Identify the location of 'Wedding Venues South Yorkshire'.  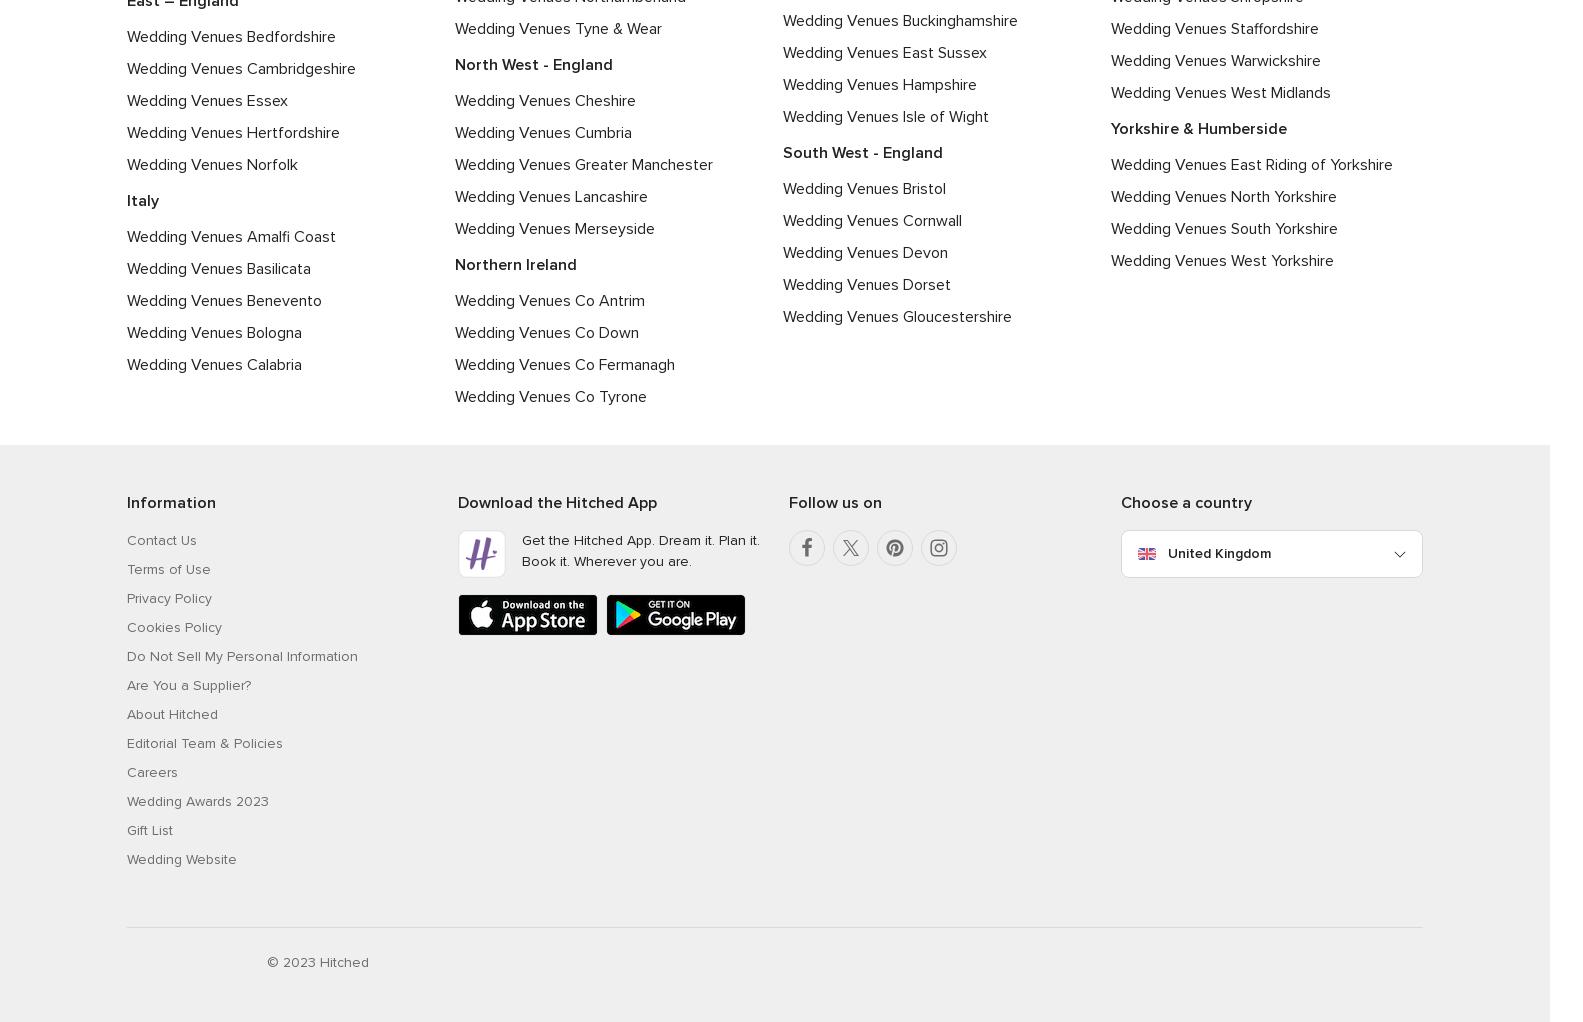
(1224, 227).